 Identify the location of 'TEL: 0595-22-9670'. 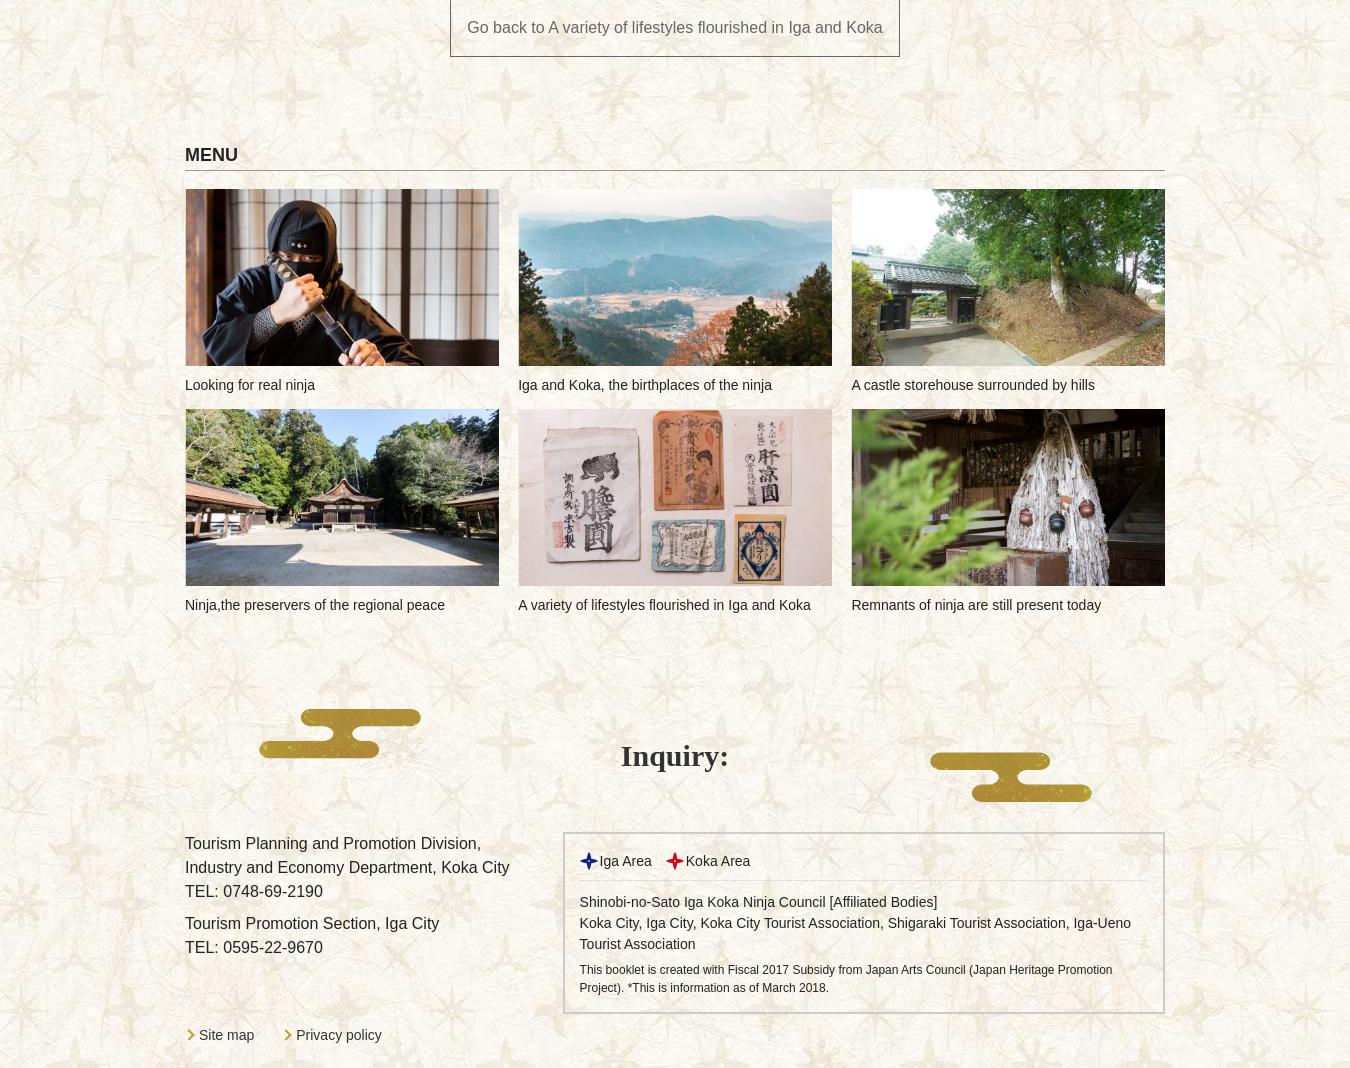
(252, 947).